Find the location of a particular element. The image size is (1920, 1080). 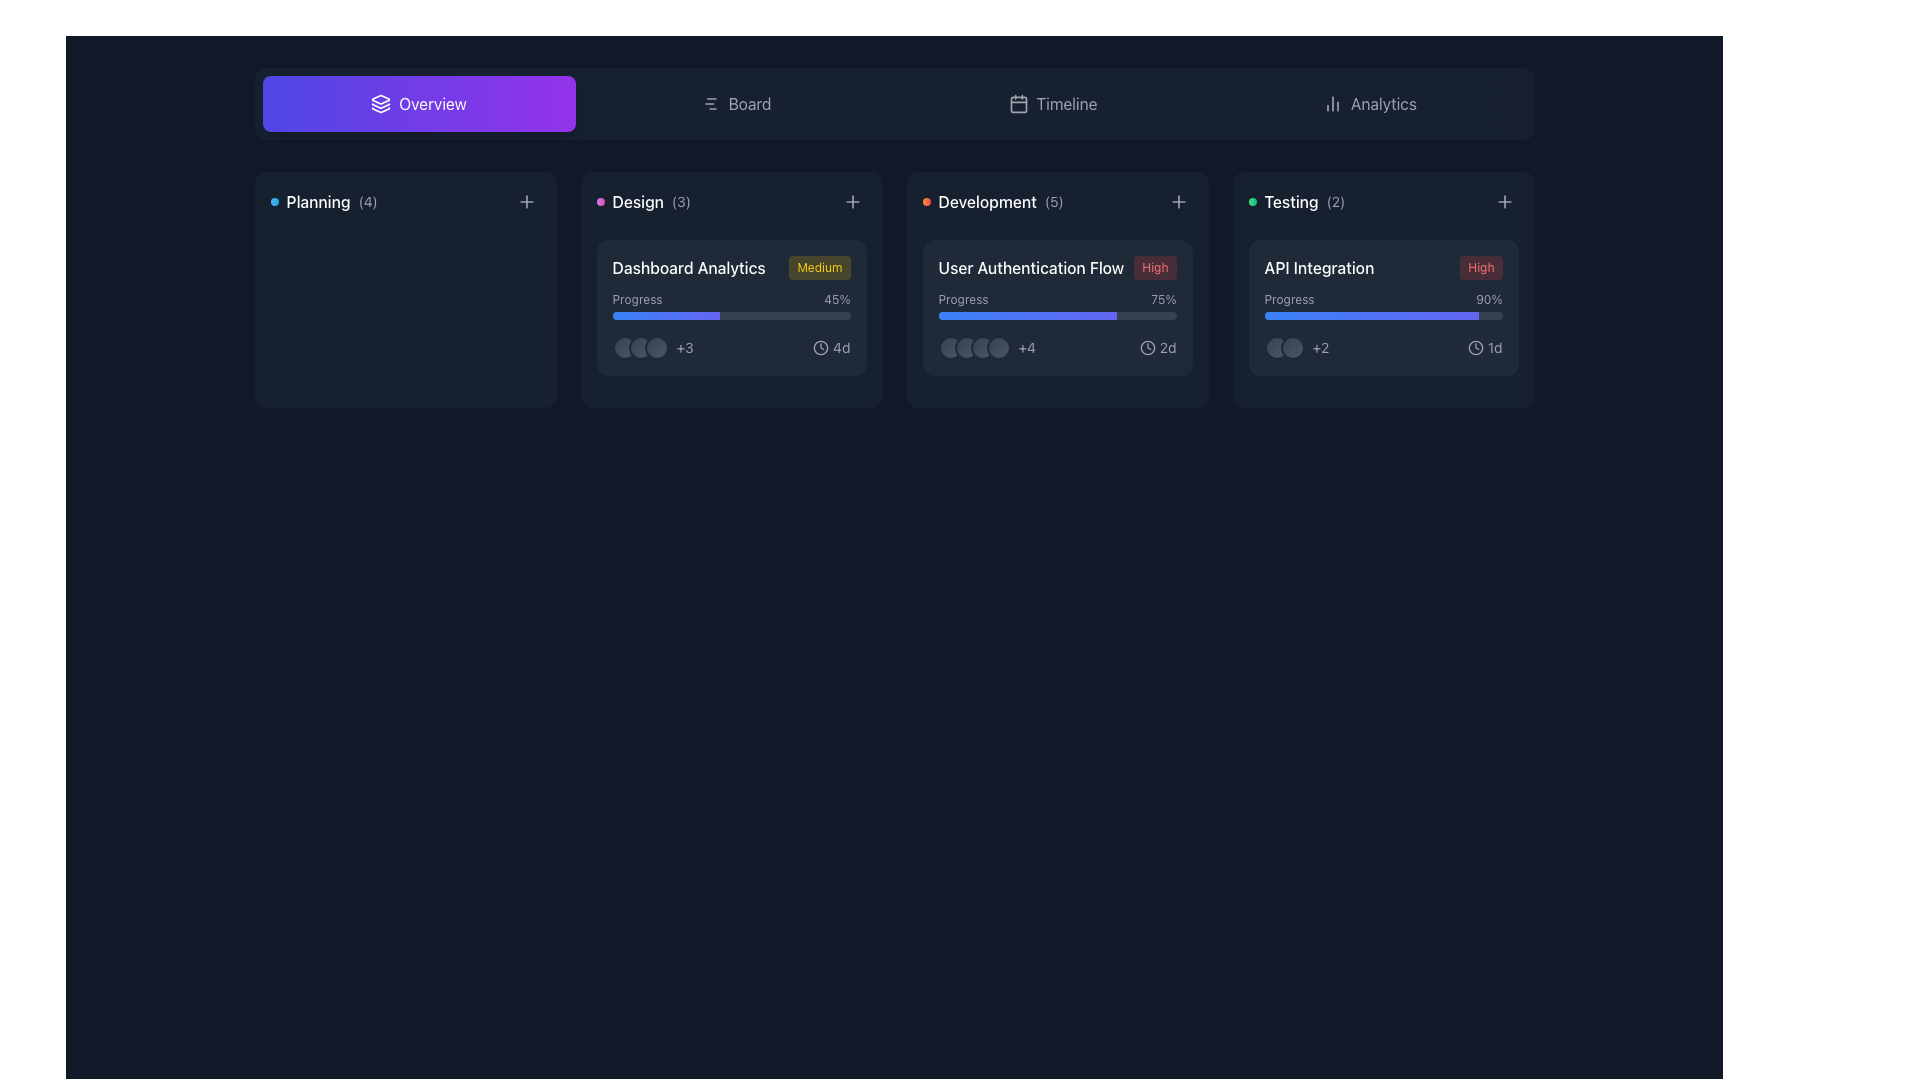

the progress represented by the progress bar located within the 'Dashboard Analytics' card in the 'Design' section, indicating a completion level of 45% is located at coordinates (666, 315).